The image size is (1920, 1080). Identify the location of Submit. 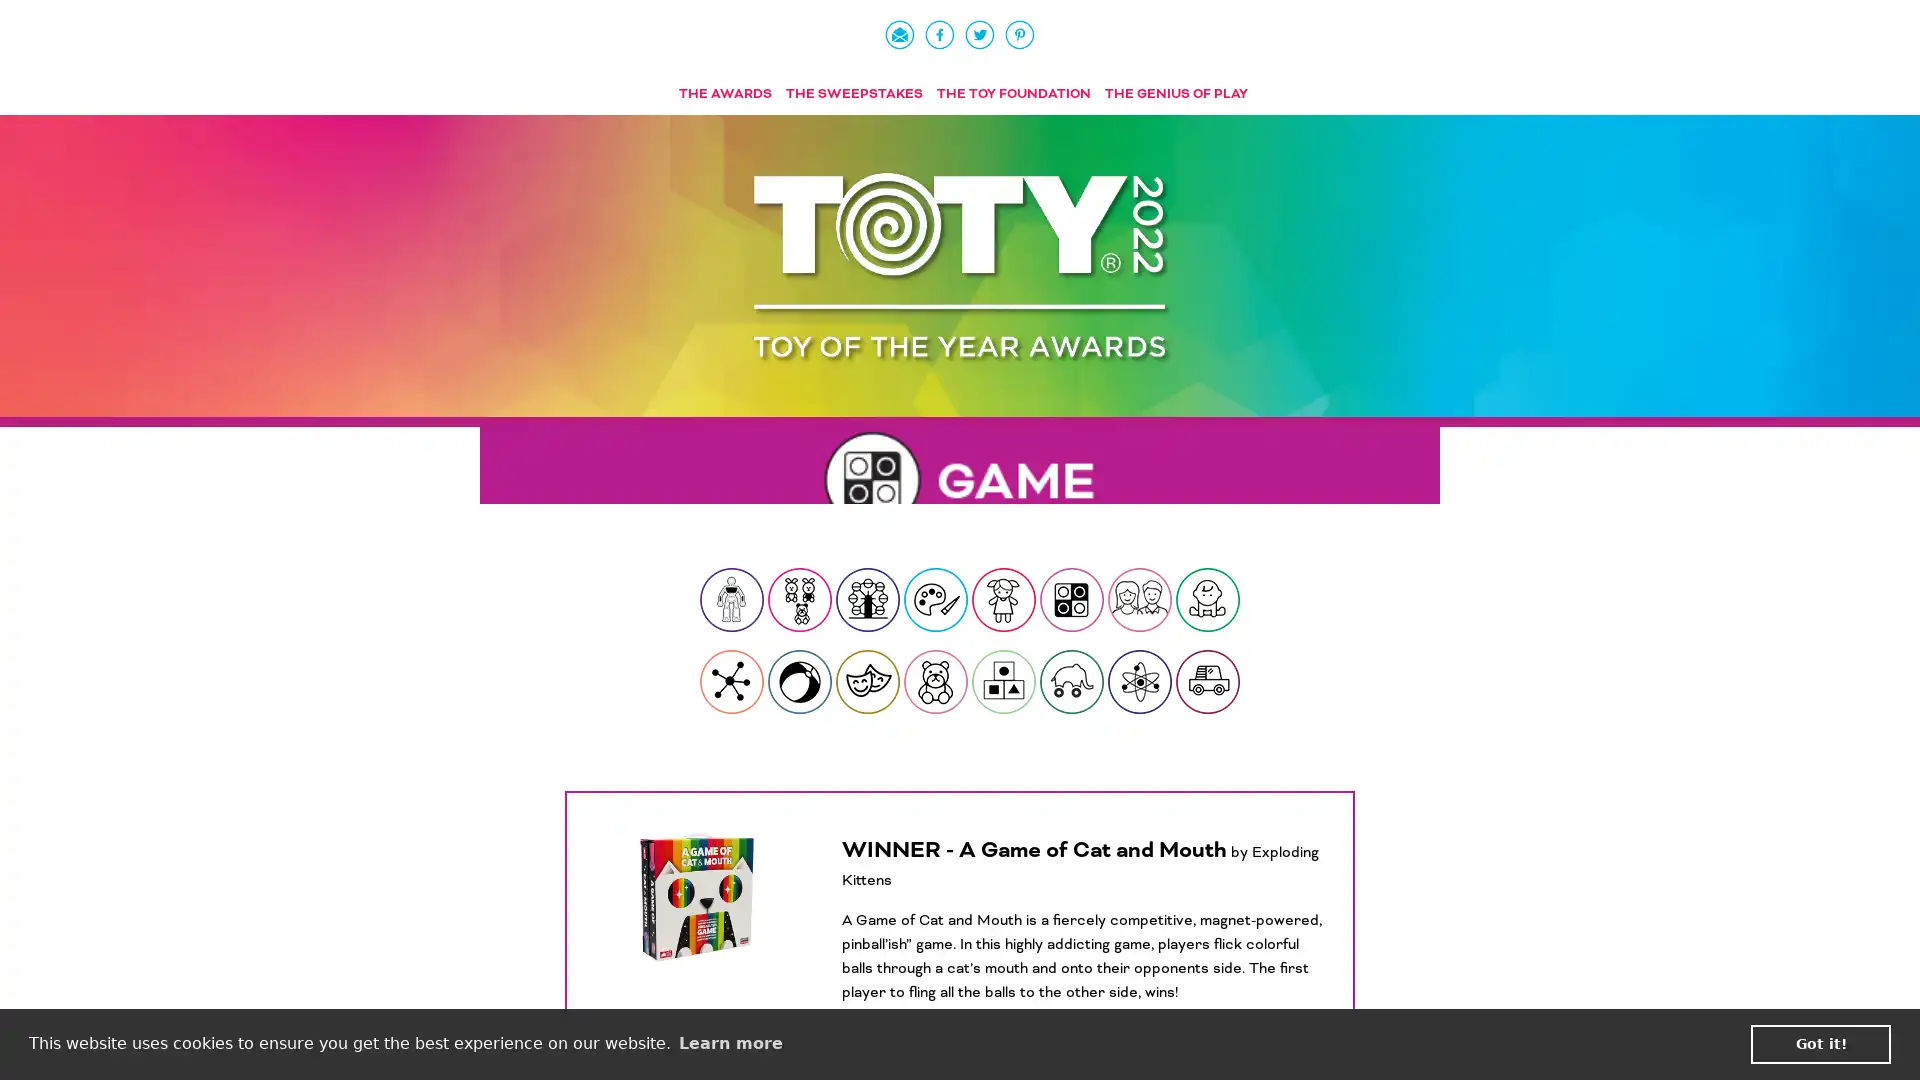
(1207, 599).